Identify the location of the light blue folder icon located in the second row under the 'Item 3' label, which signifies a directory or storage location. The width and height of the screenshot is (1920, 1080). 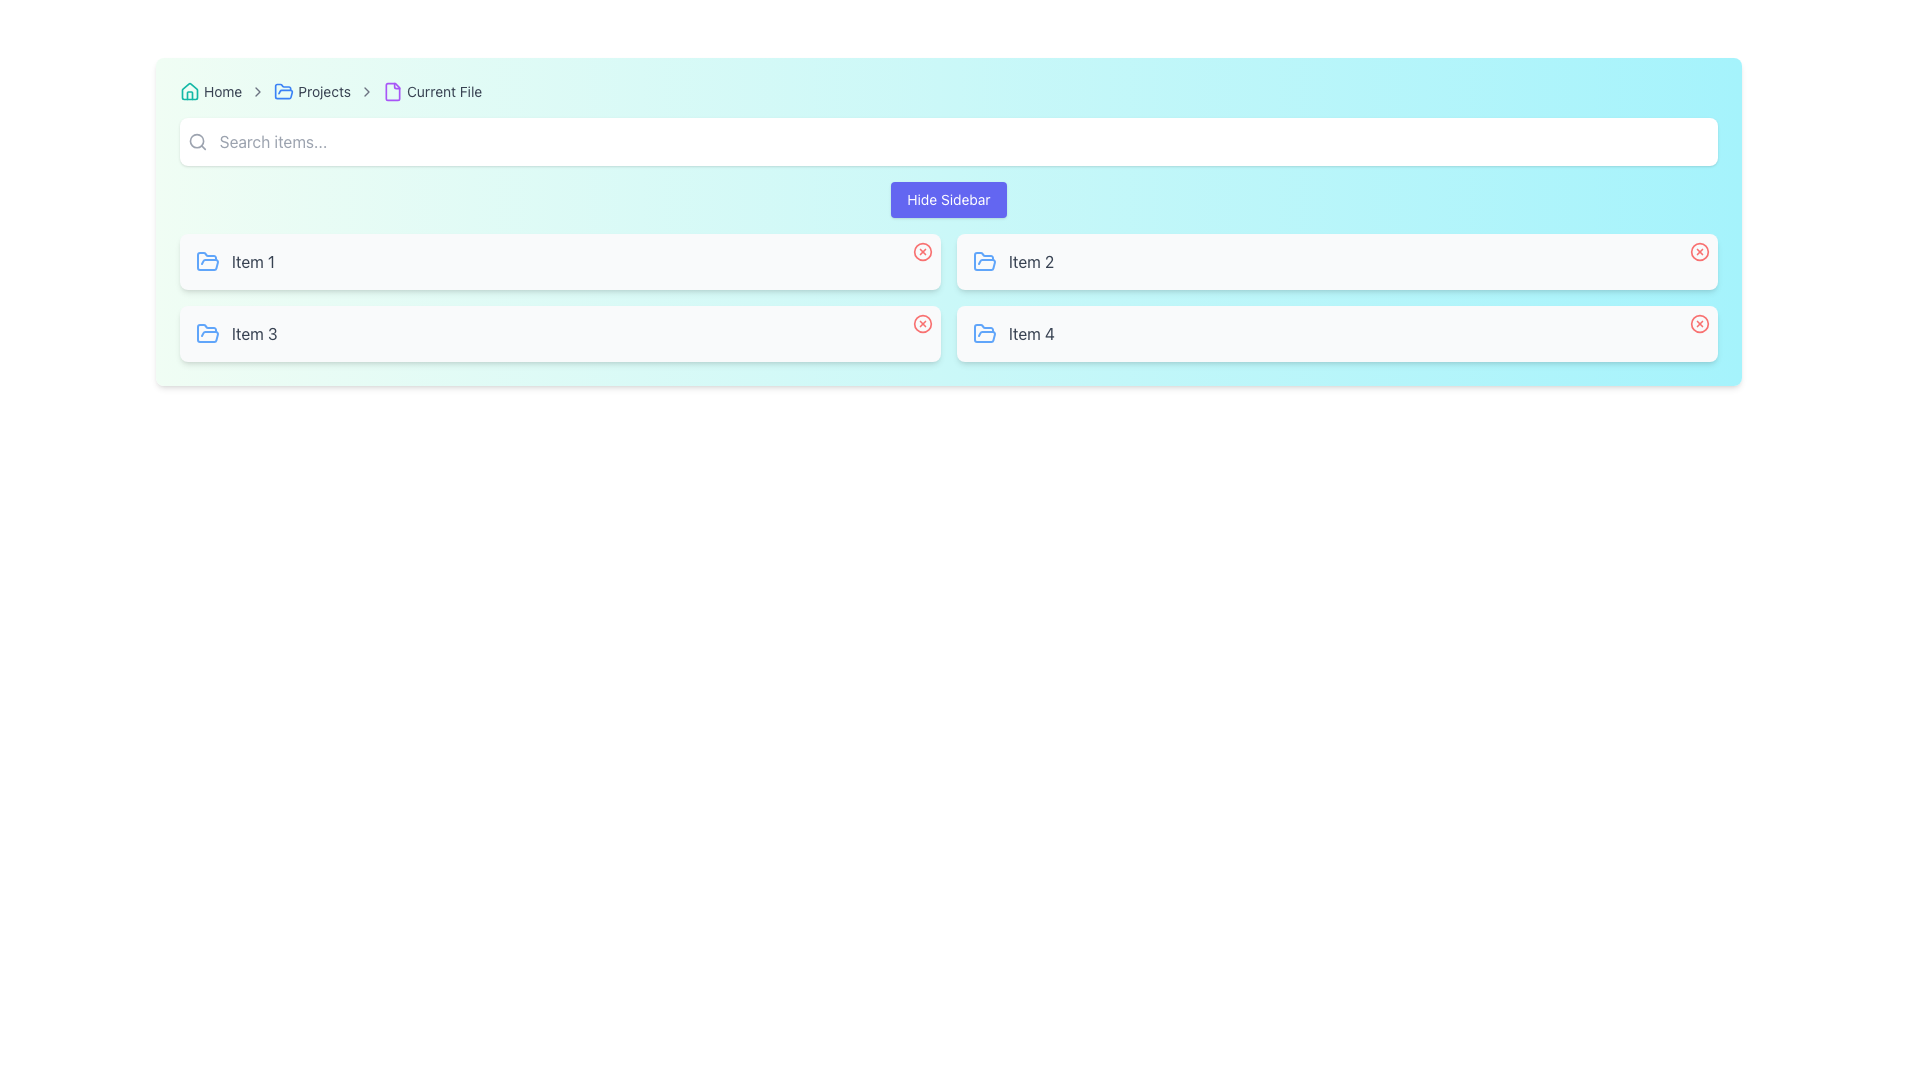
(207, 332).